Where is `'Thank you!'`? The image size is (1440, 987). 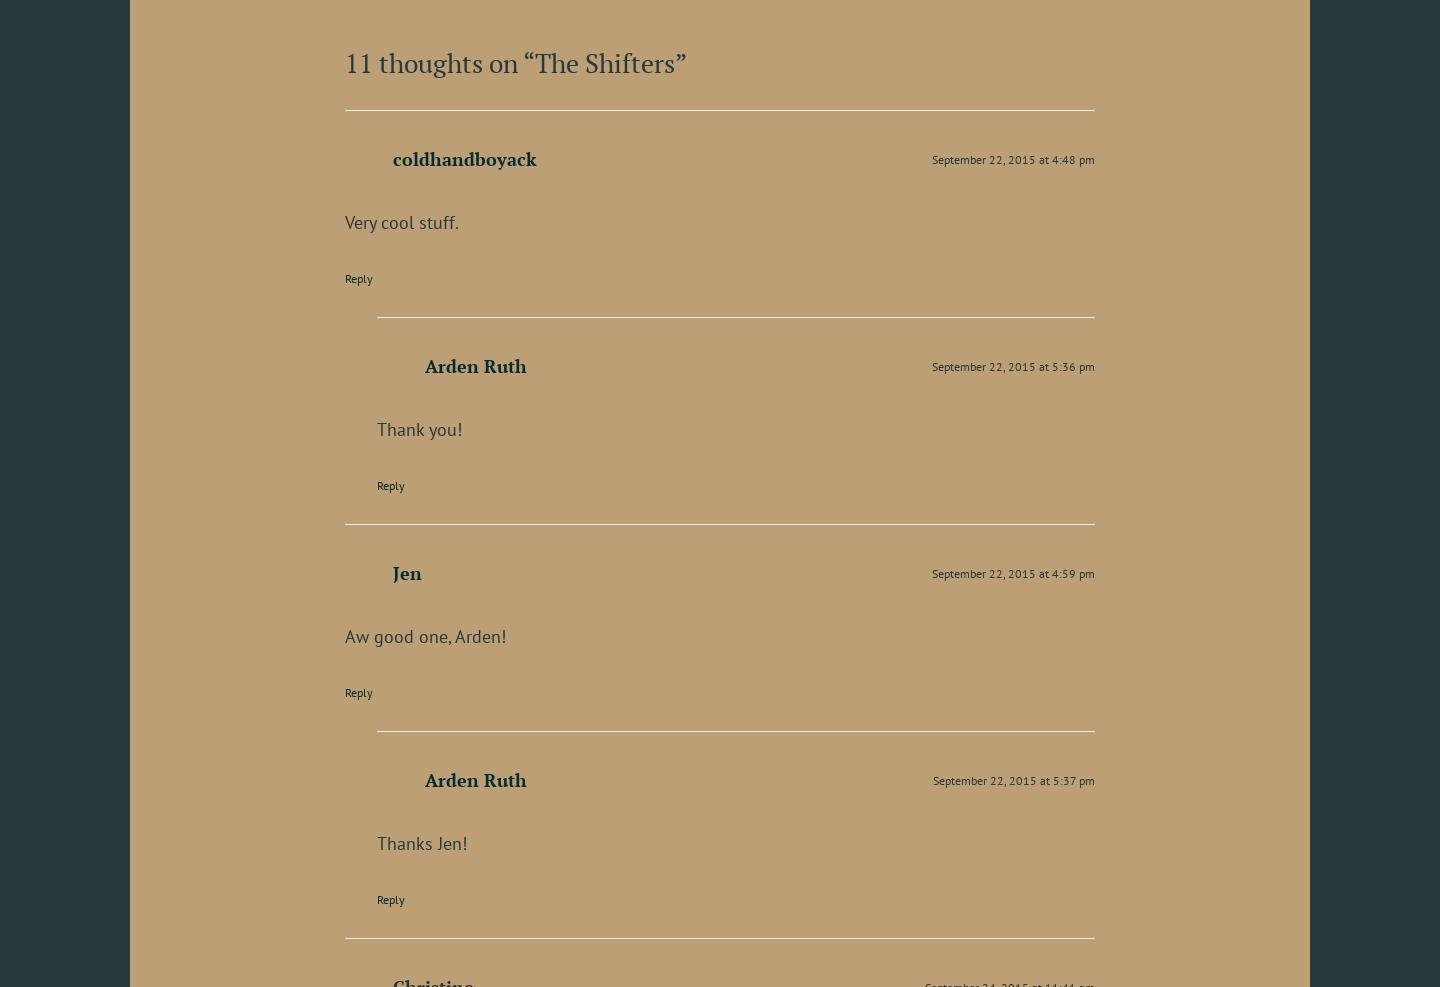 'Thank you!' is located at coordinates (418, 427).